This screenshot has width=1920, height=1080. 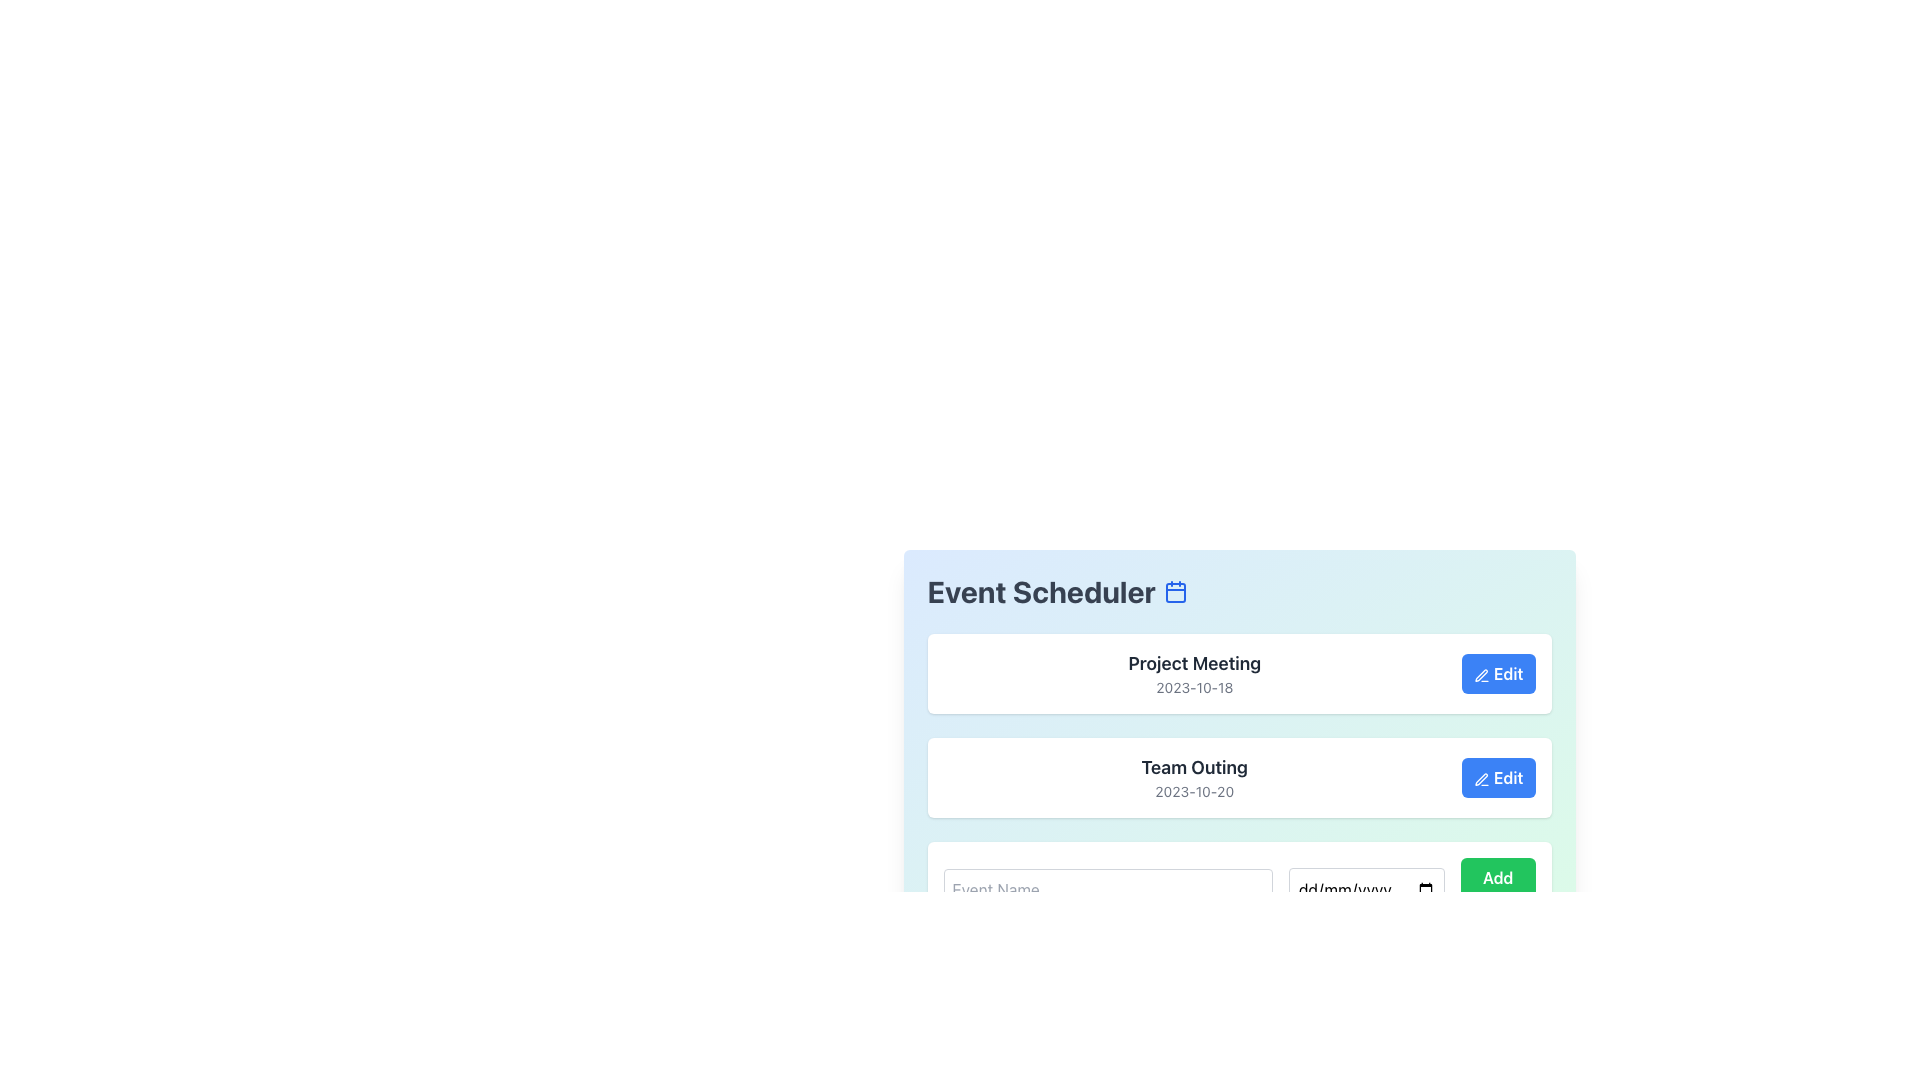 I want to click on the 'Project Meeting' card in the 'Event Scheduler' section, so click(x=1238, y=708).